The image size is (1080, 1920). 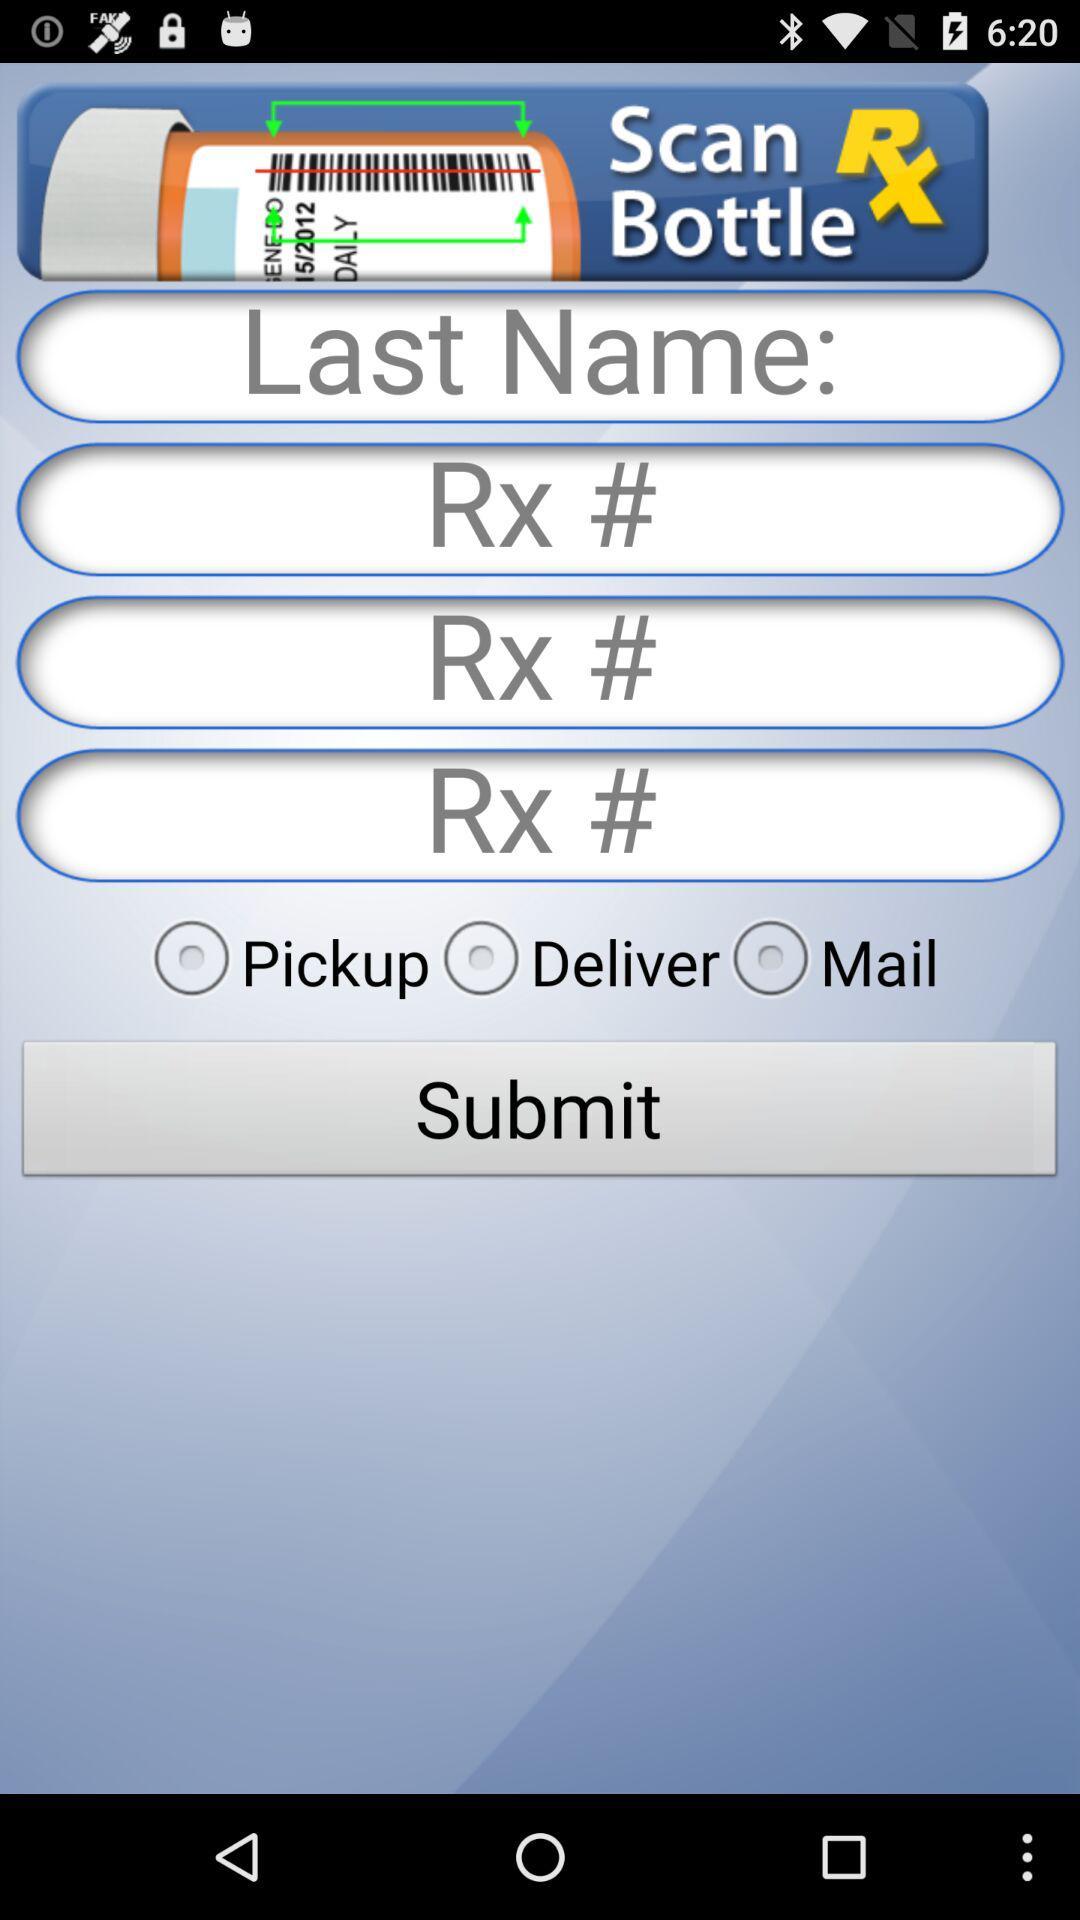 I want to click on icon next to mail, so click(x=575, y=961).